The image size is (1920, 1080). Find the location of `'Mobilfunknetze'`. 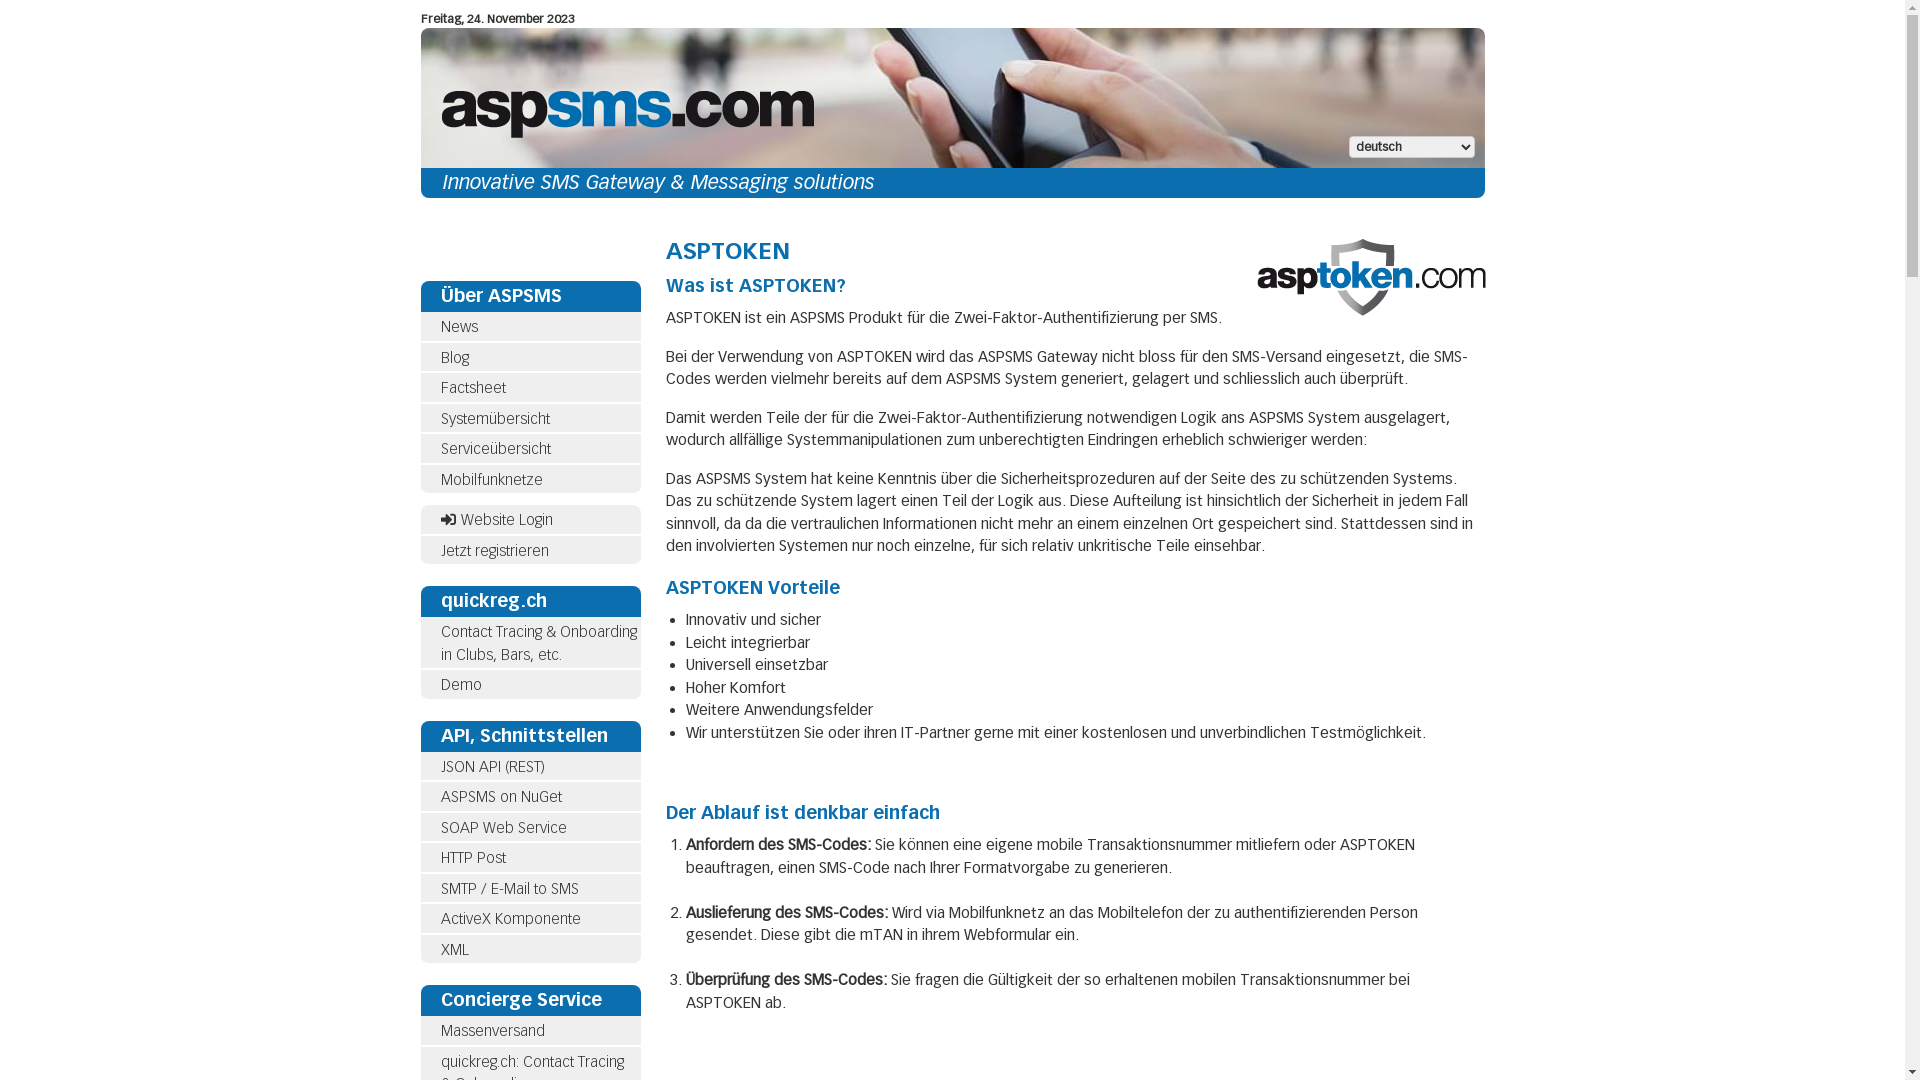

'Mobilfunknetze' is located at coordinates (490, 478).